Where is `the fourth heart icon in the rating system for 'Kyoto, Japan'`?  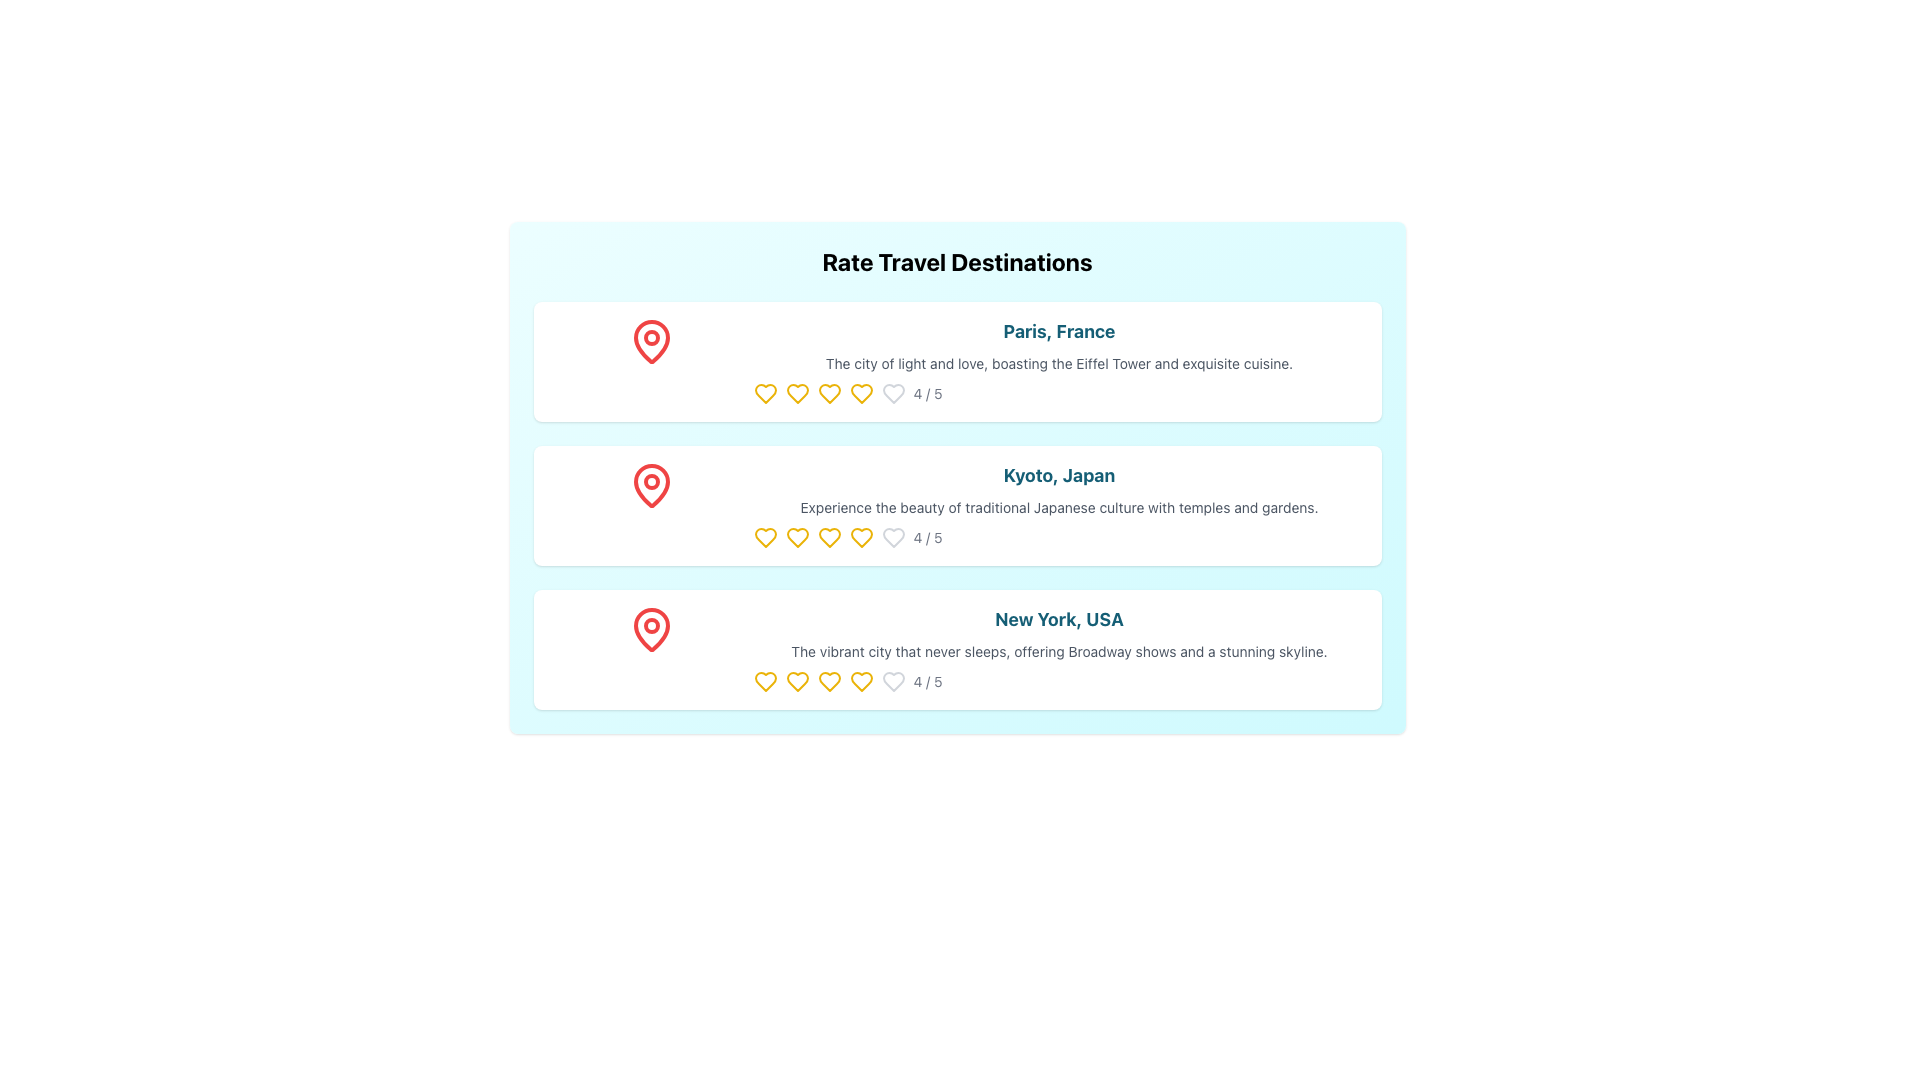 the fourth heart icon in the rating system for 'Kyoto, Japan' is located at coordinates (861, 536).